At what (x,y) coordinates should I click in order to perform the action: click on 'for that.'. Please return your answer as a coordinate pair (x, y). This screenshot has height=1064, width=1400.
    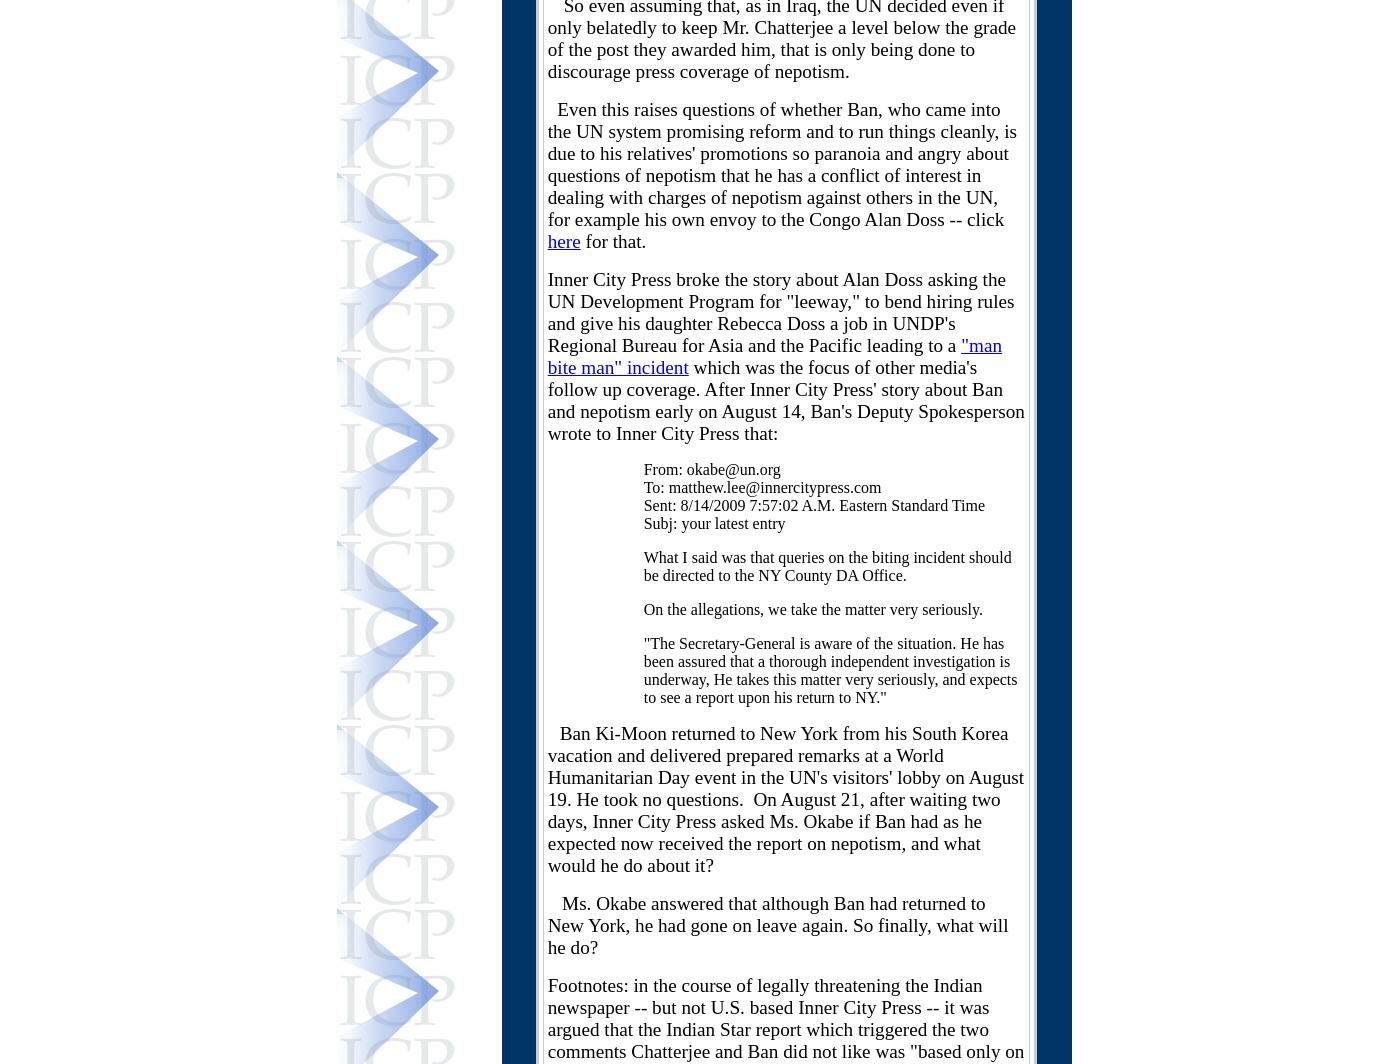
    Looking at the image, I should click on (613, 241).